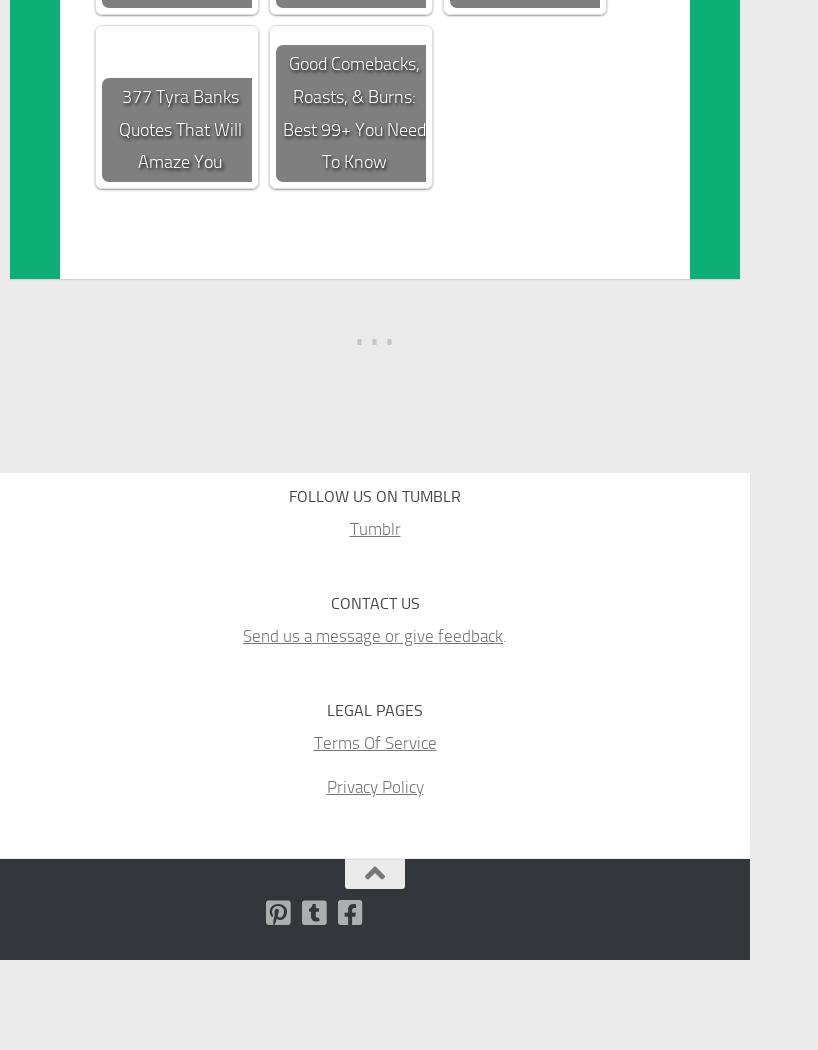 This screenshot has height=1050, width=818. Describe the element at coordinates (374, 786) in the screenshot. I see `'Privacy Policy'` at that location.